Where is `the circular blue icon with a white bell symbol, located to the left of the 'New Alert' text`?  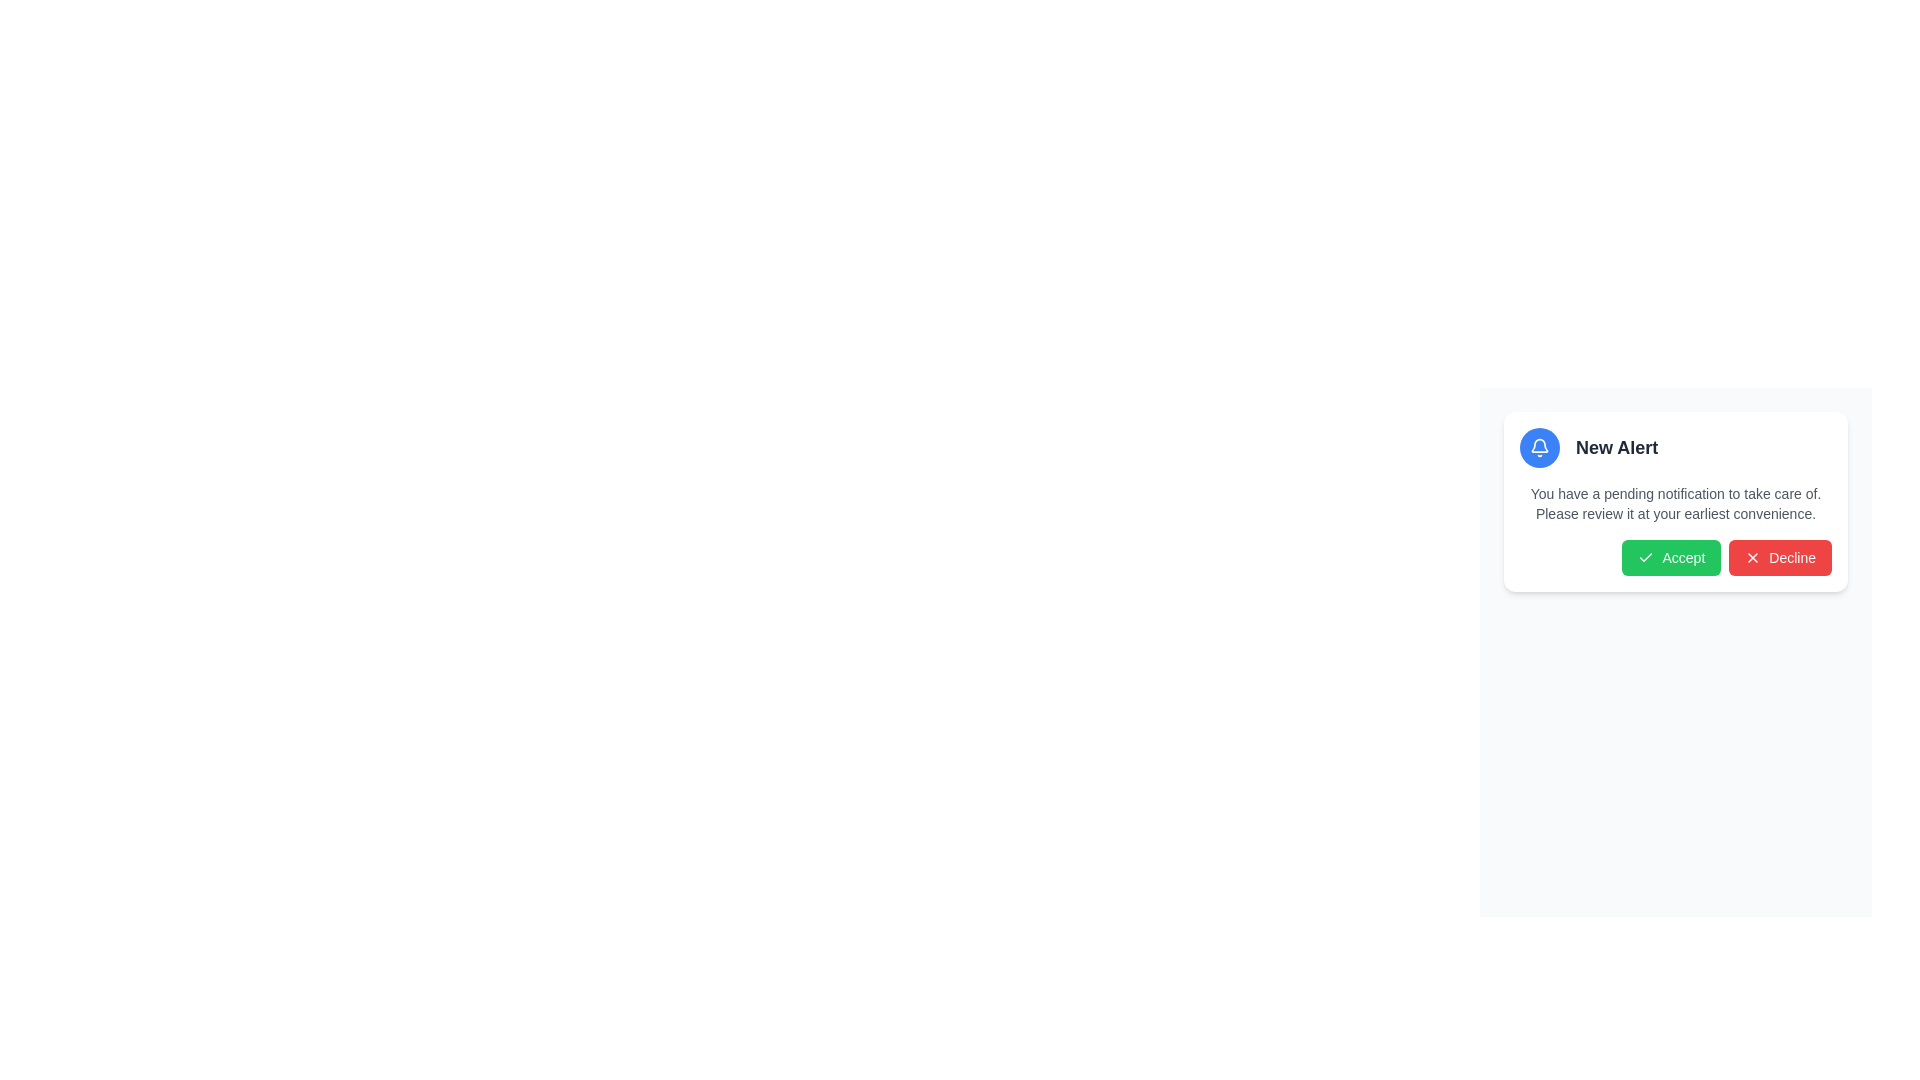 the circular blue icon with a white bell symbol, located to the left of the 'New Alert' text is located at coordinates (1539, 446).